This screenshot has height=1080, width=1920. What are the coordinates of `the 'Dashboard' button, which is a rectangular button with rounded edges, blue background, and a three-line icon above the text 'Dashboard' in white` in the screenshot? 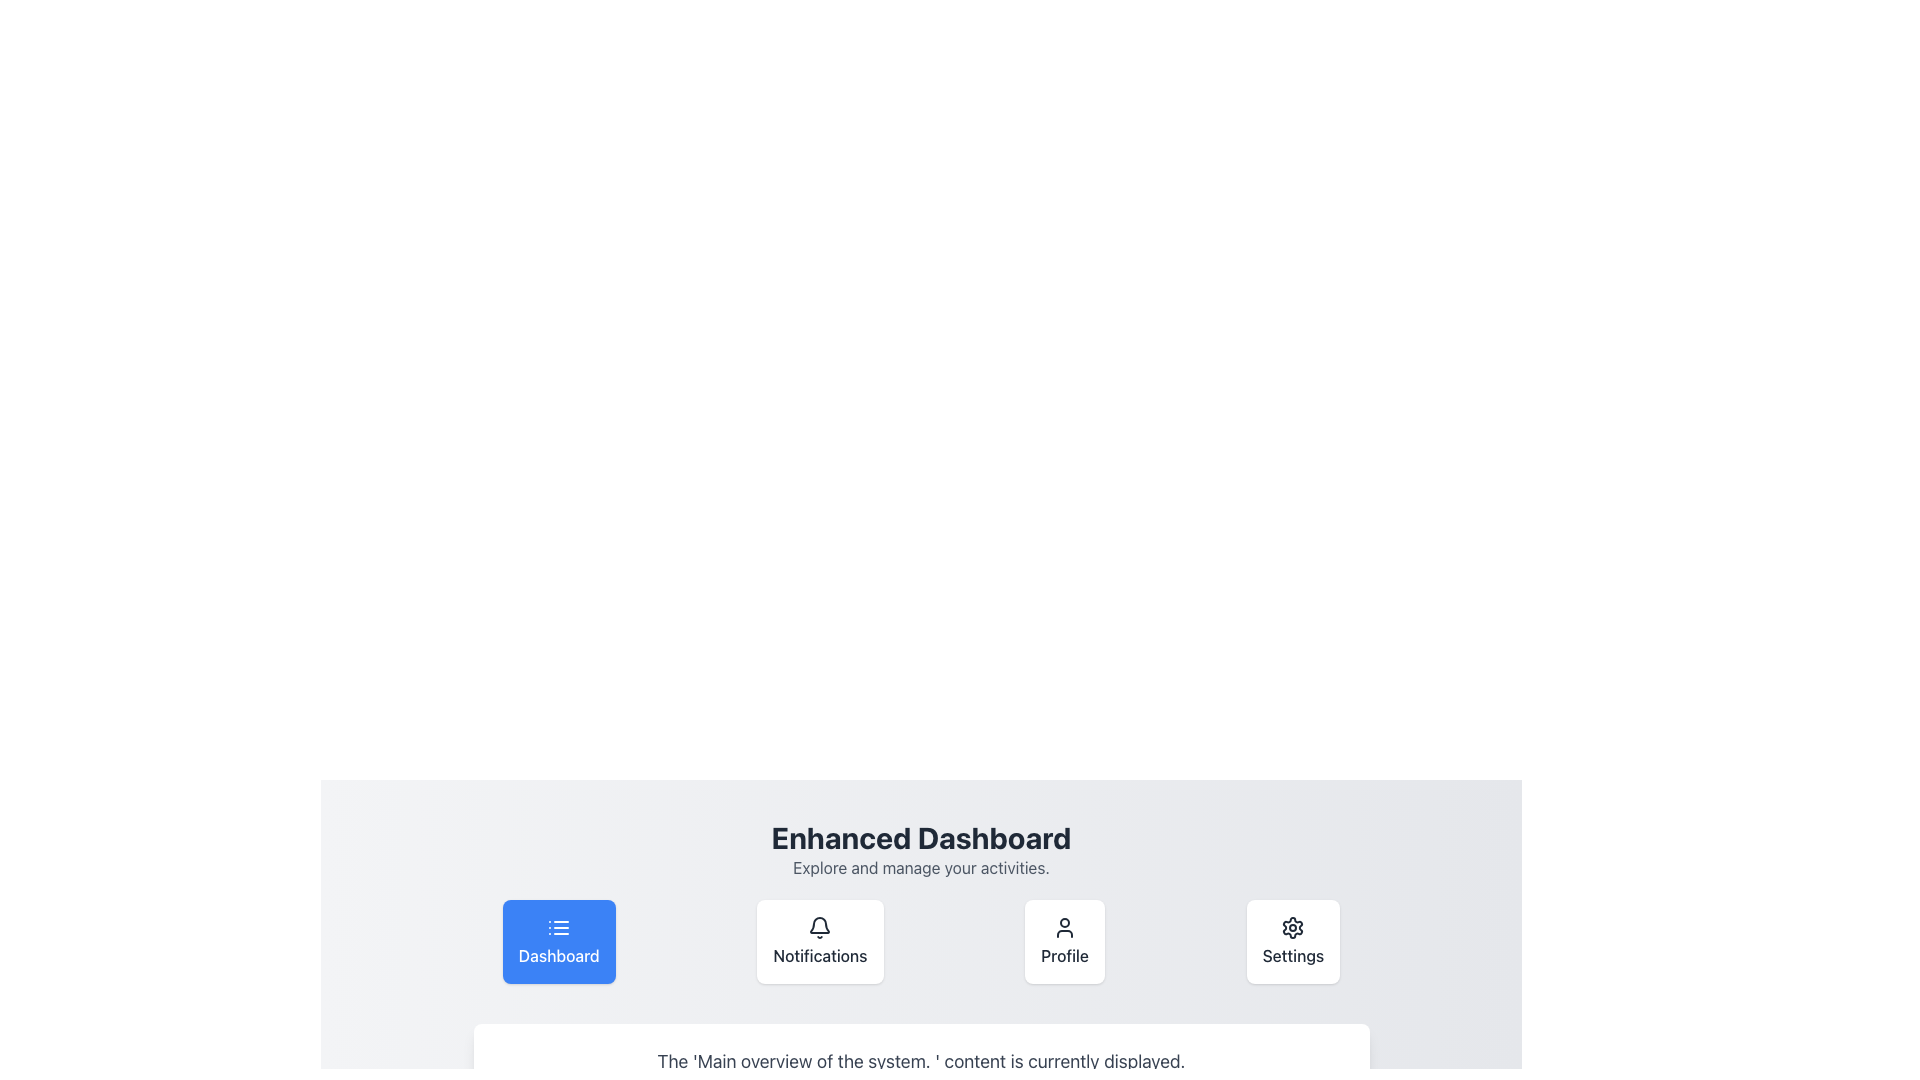 It's located at (559, 941).